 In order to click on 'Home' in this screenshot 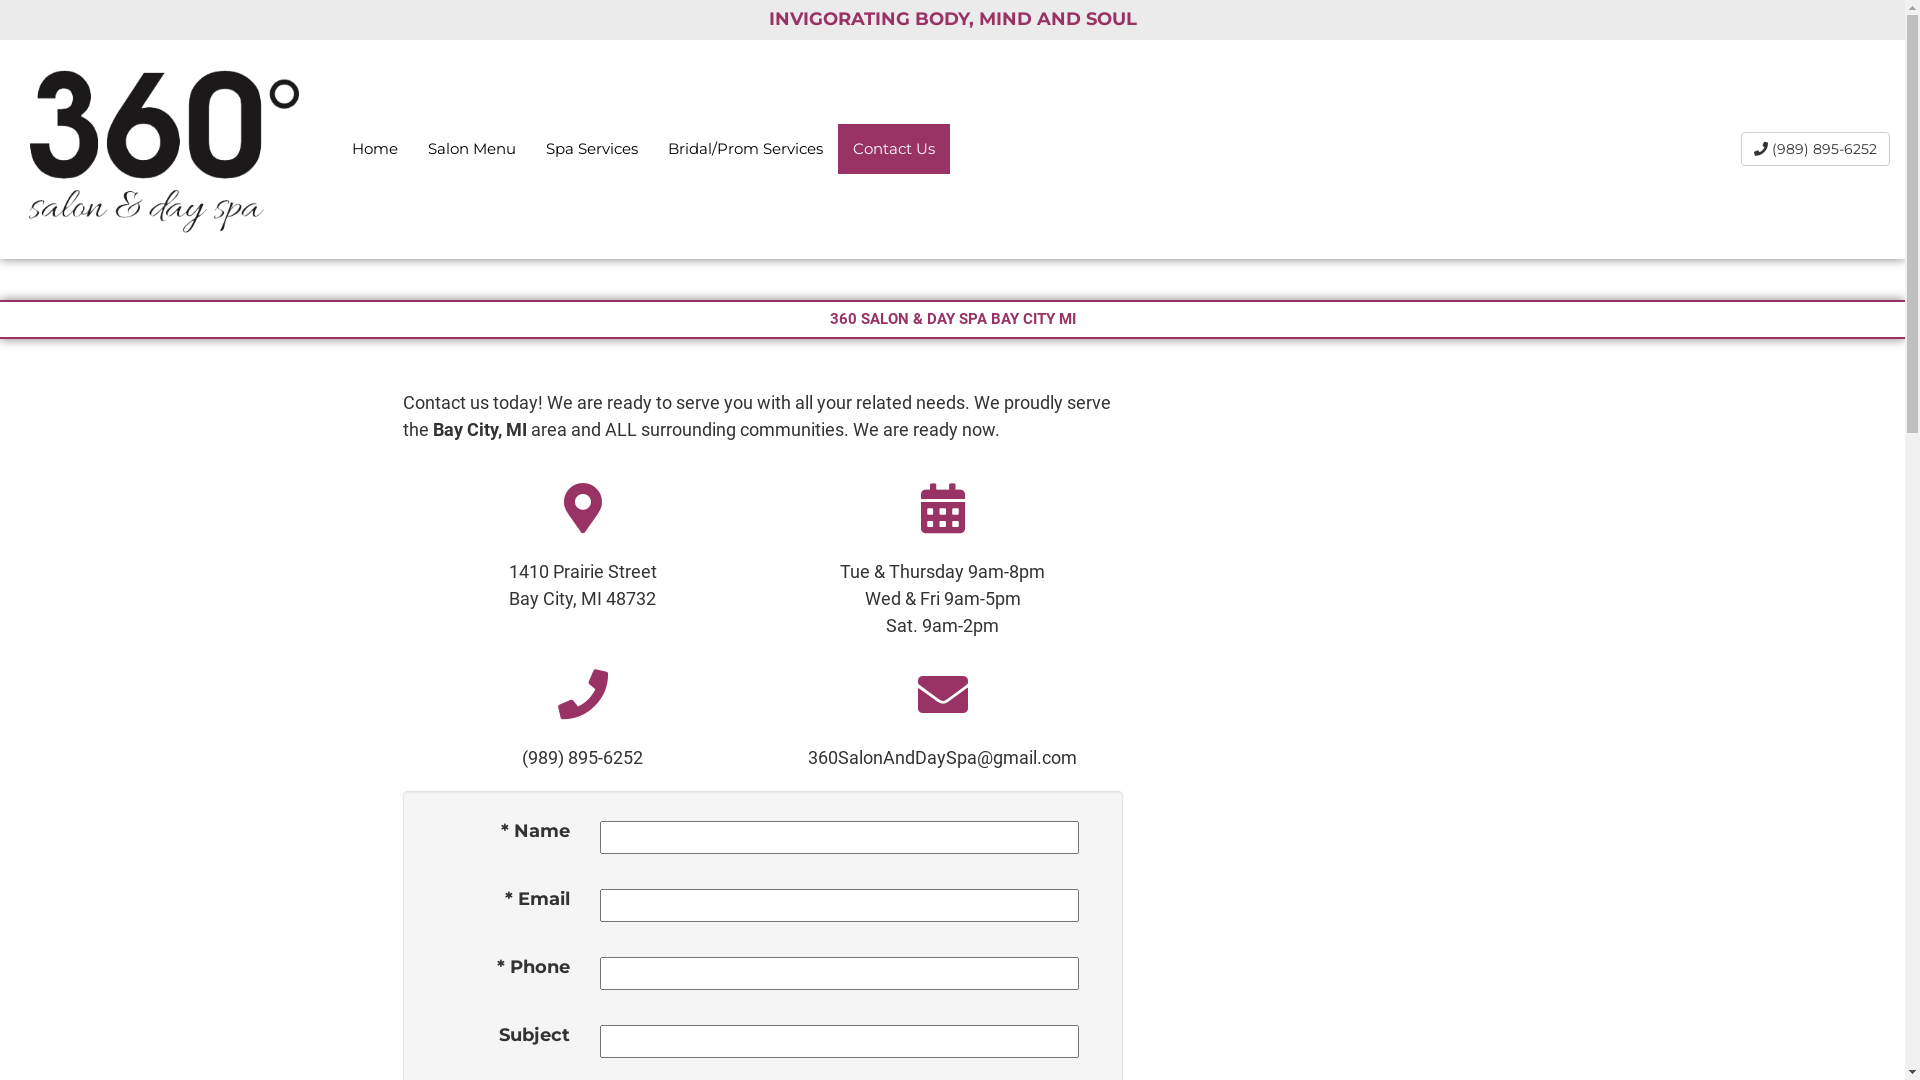, I will do `click(336, 148)`.